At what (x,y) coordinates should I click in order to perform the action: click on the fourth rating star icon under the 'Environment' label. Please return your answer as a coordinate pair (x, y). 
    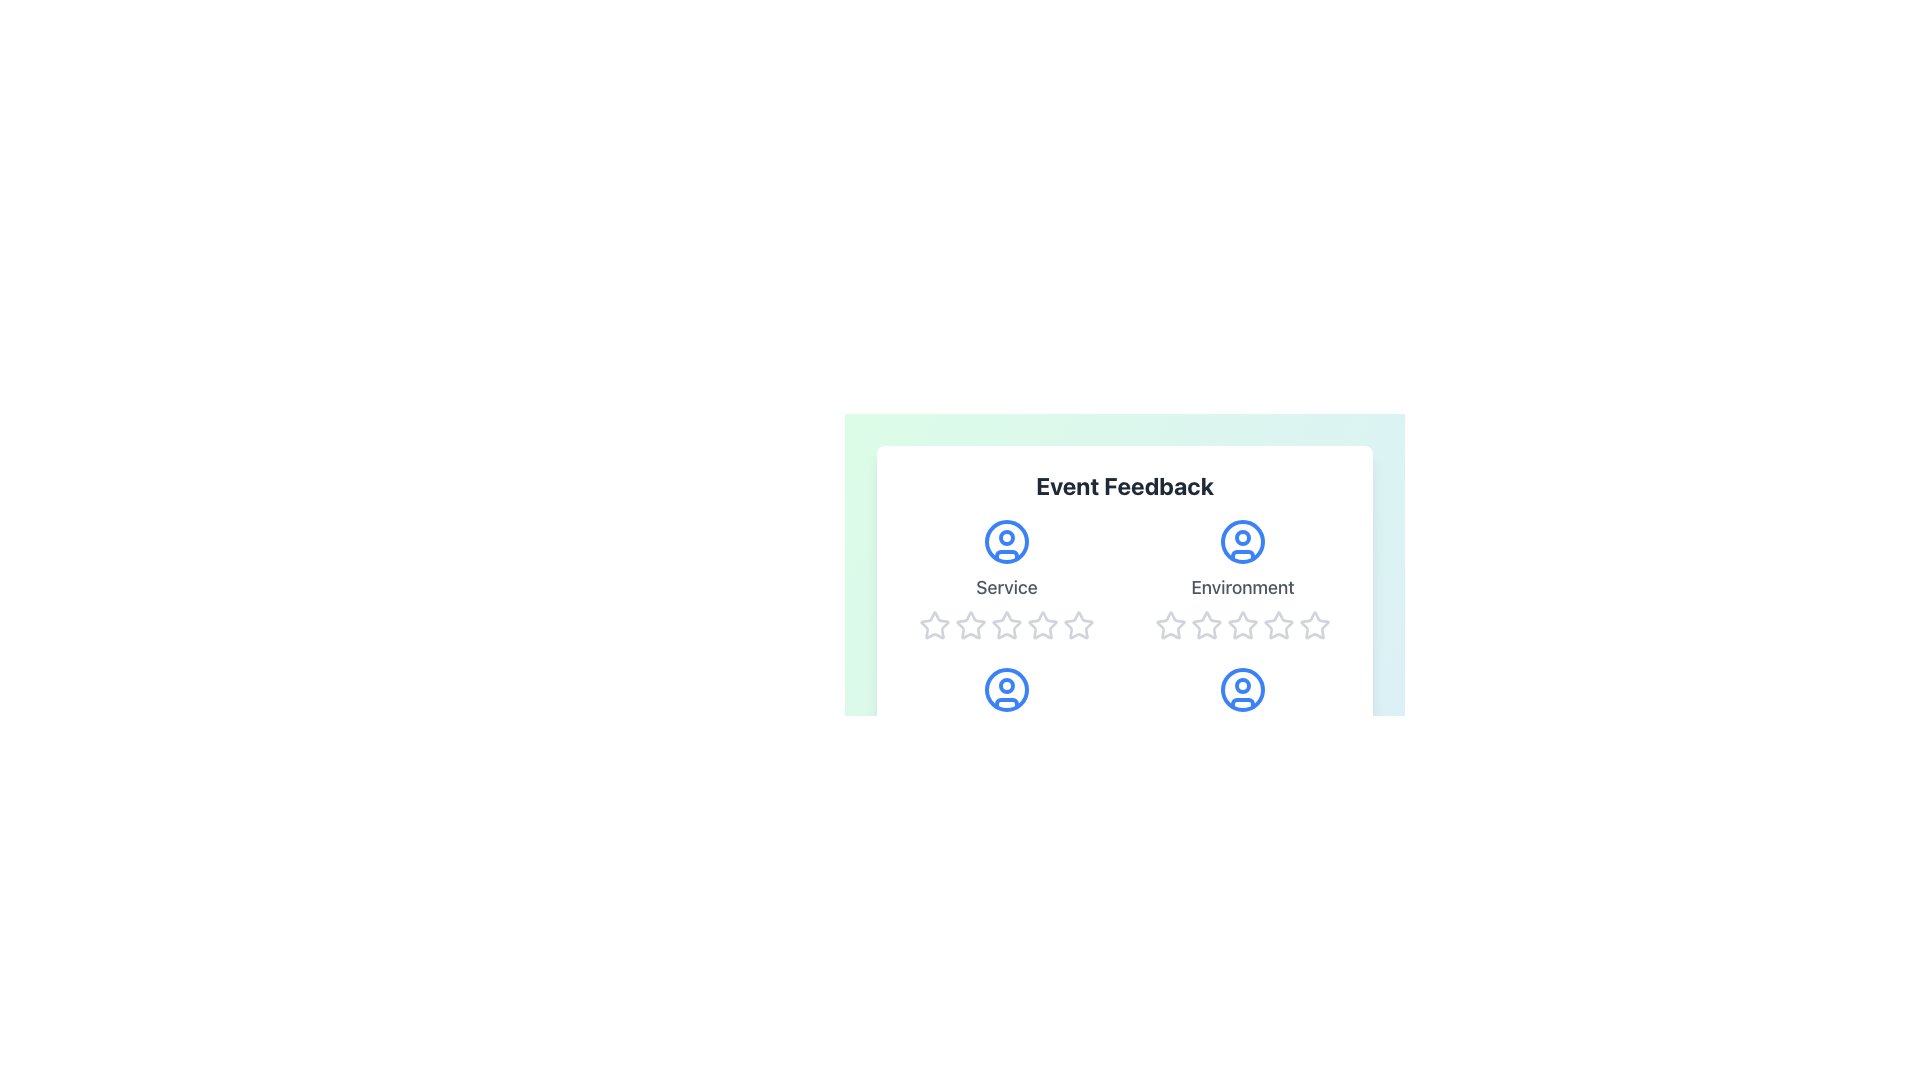
    Looking at the image, I should click on (1242, 624).